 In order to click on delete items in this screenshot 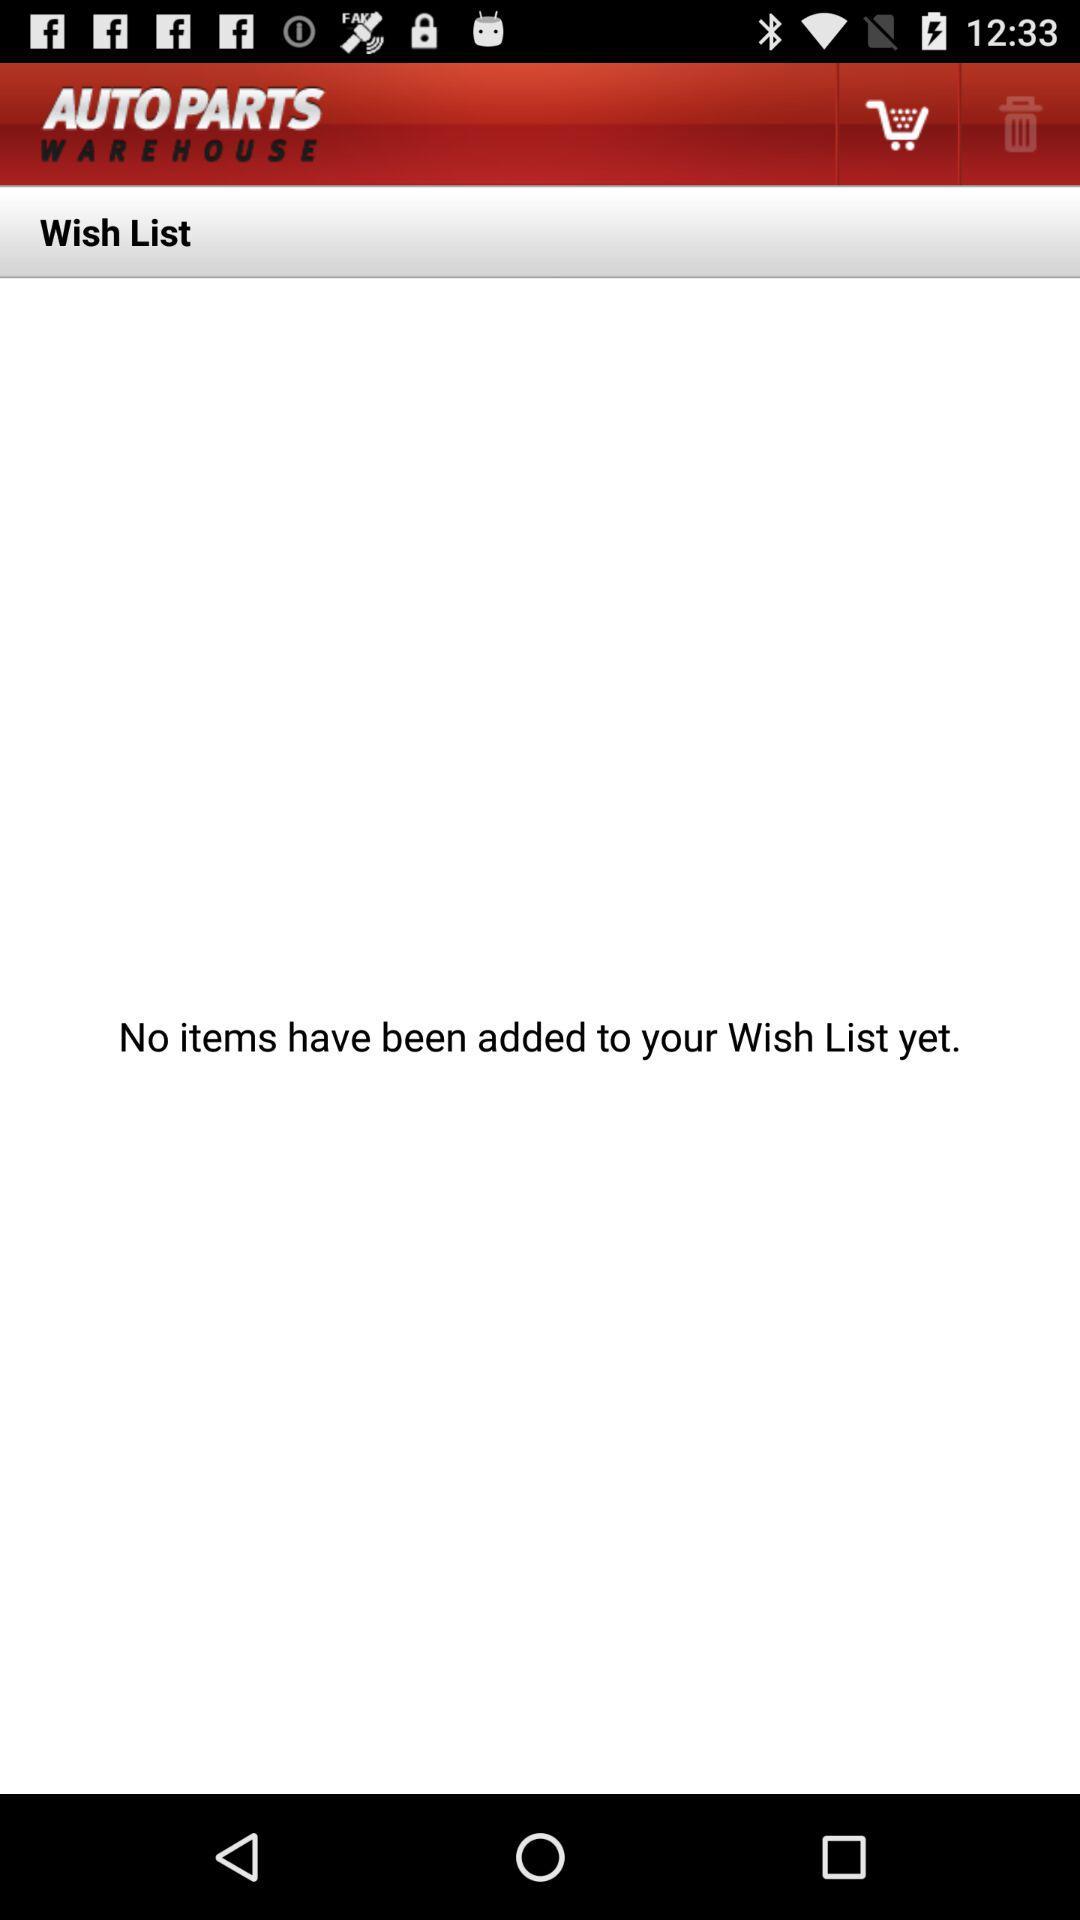, I will do `click(1018, 123)`.